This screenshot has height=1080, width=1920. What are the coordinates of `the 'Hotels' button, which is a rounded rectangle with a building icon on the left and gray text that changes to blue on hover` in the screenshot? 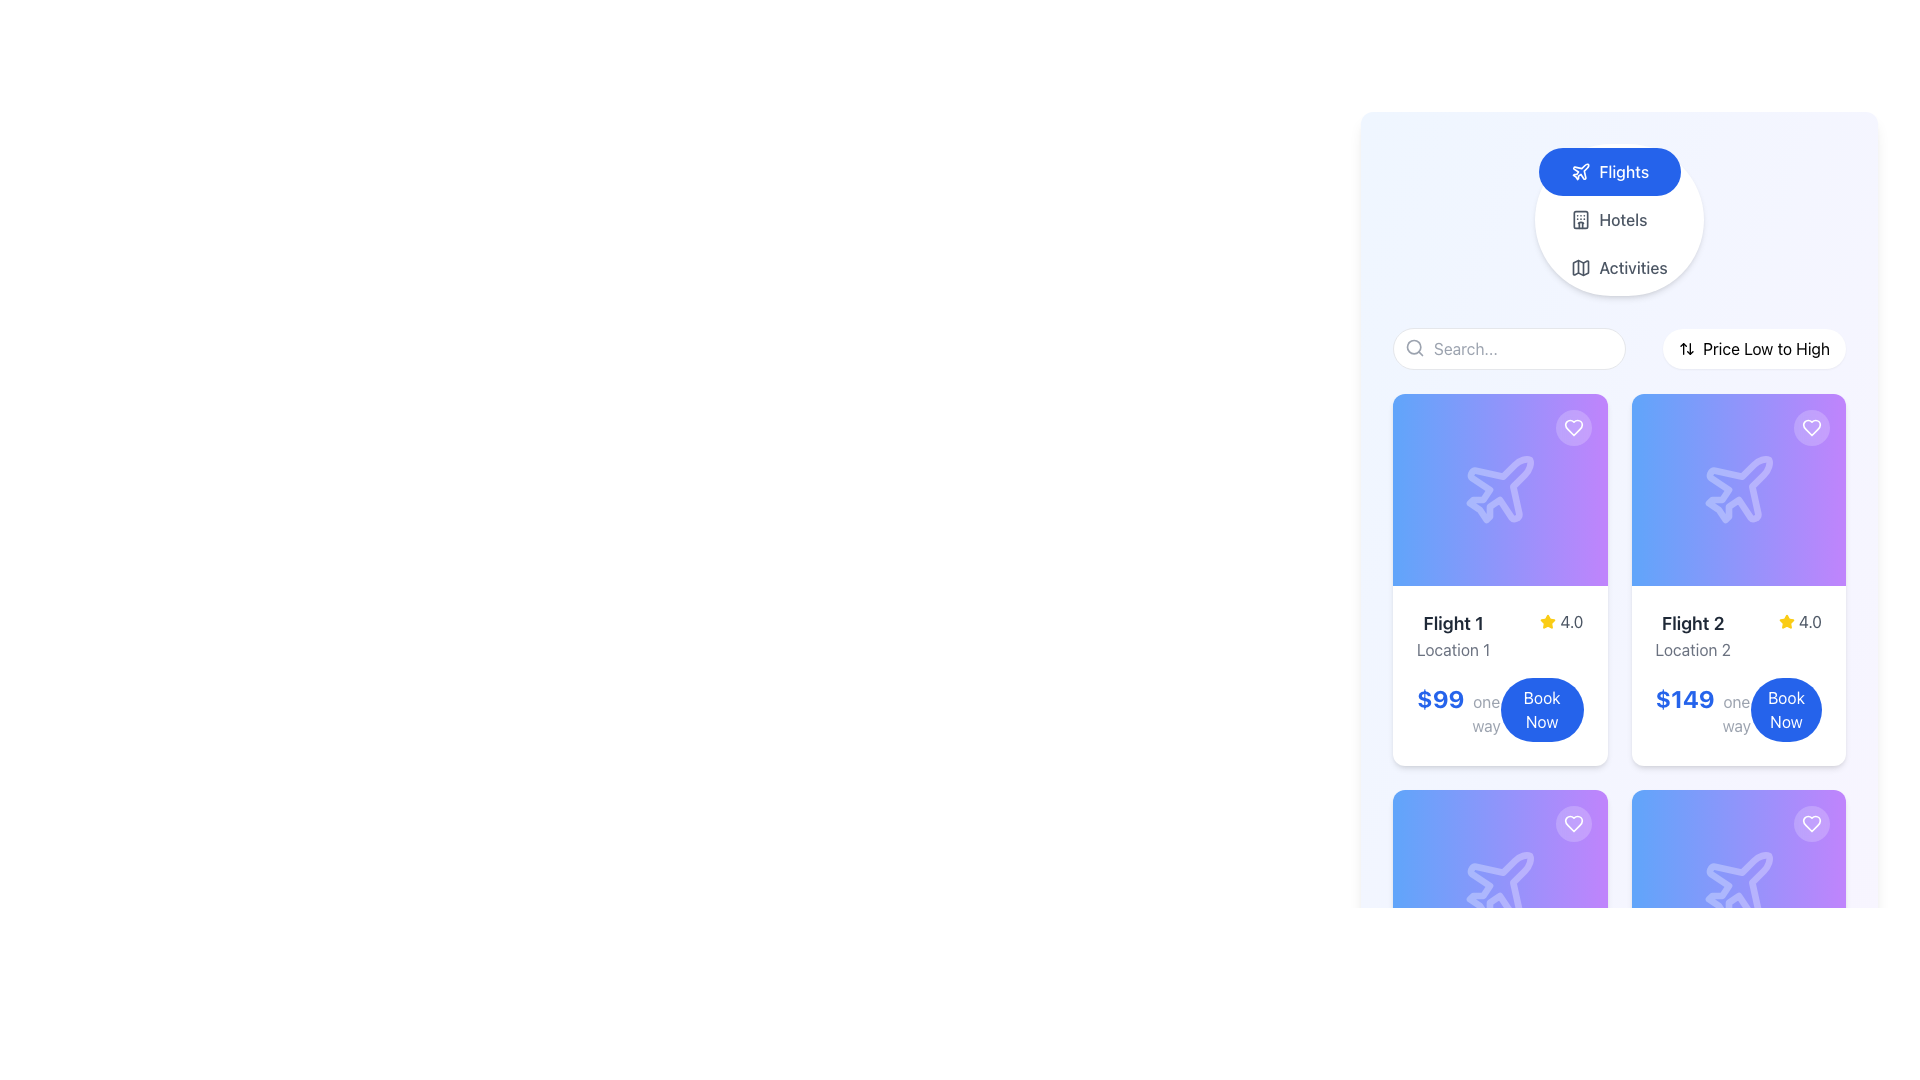 It's located at (1609, 219).